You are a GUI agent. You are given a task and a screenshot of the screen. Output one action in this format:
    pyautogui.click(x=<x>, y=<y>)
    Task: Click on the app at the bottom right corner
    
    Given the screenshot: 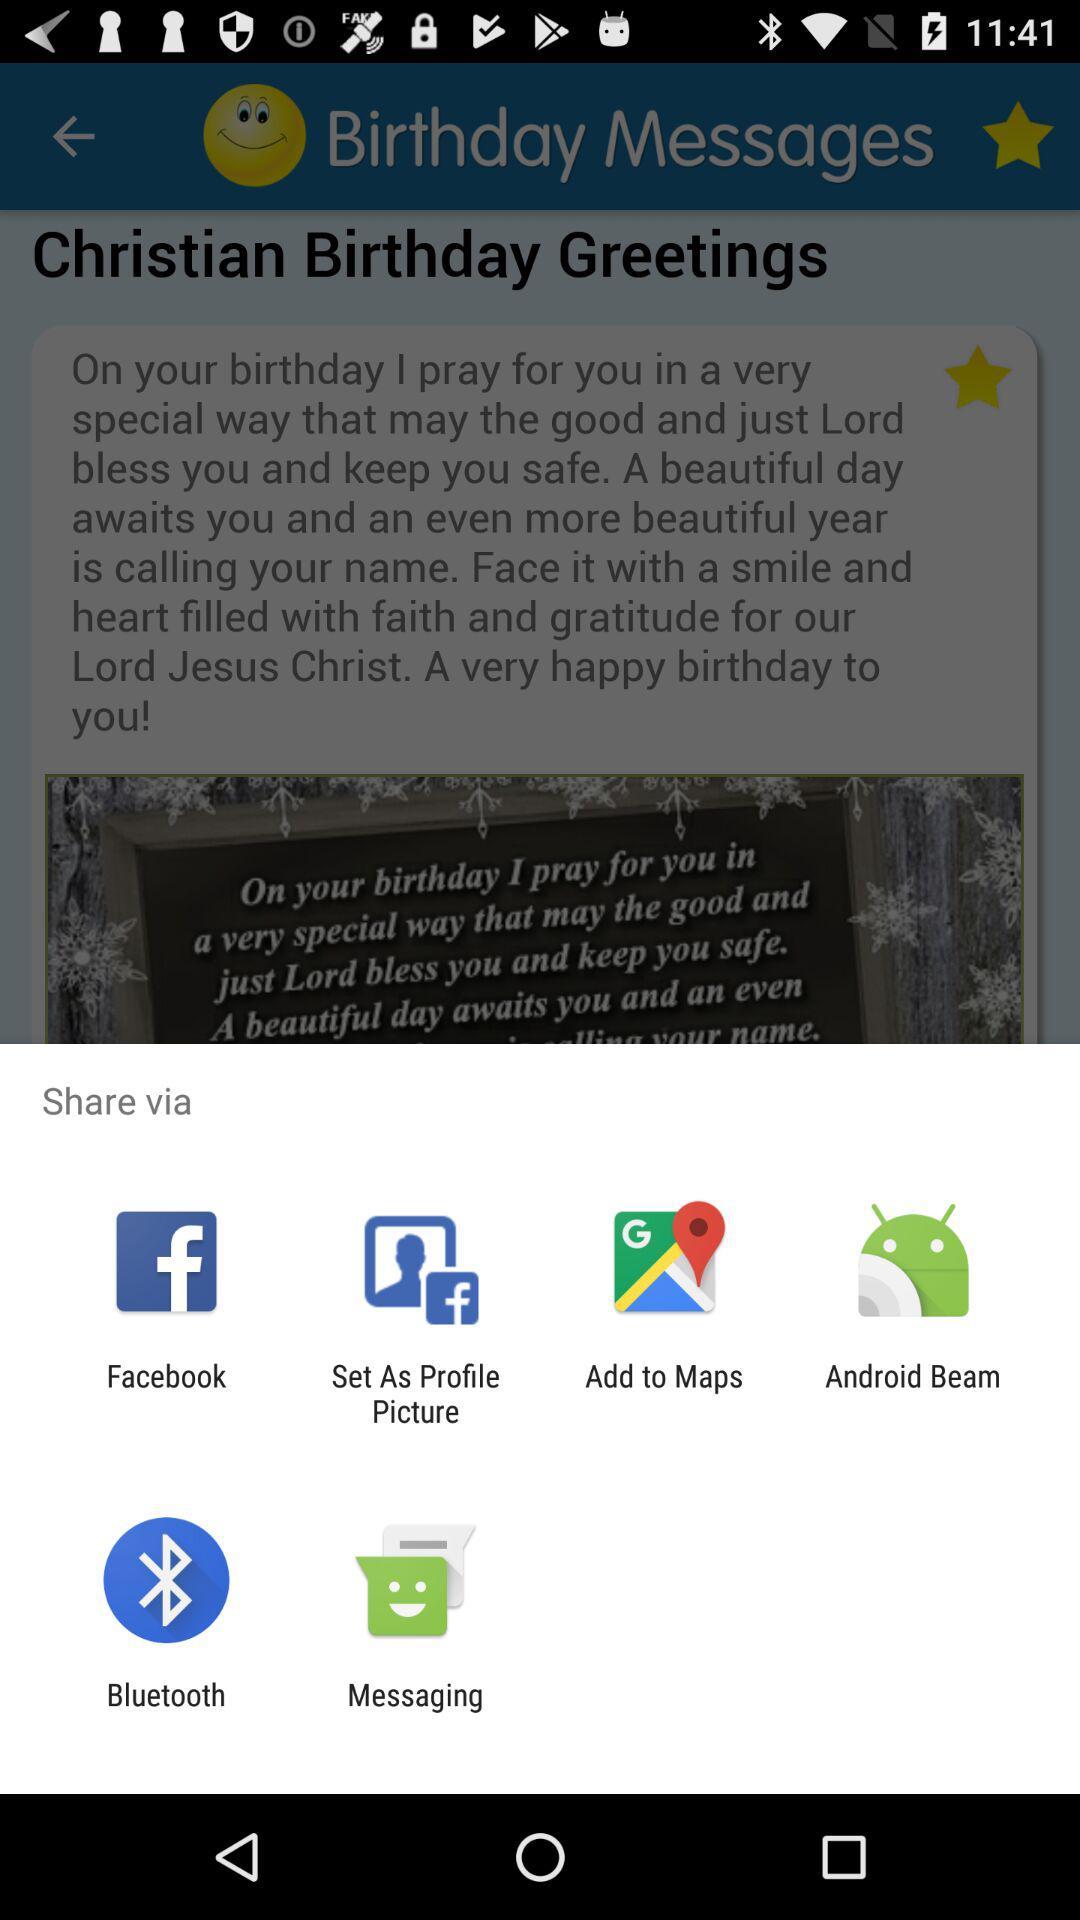 What is the action you would take?
    pyautogui.click(x=913, y=1392)
    